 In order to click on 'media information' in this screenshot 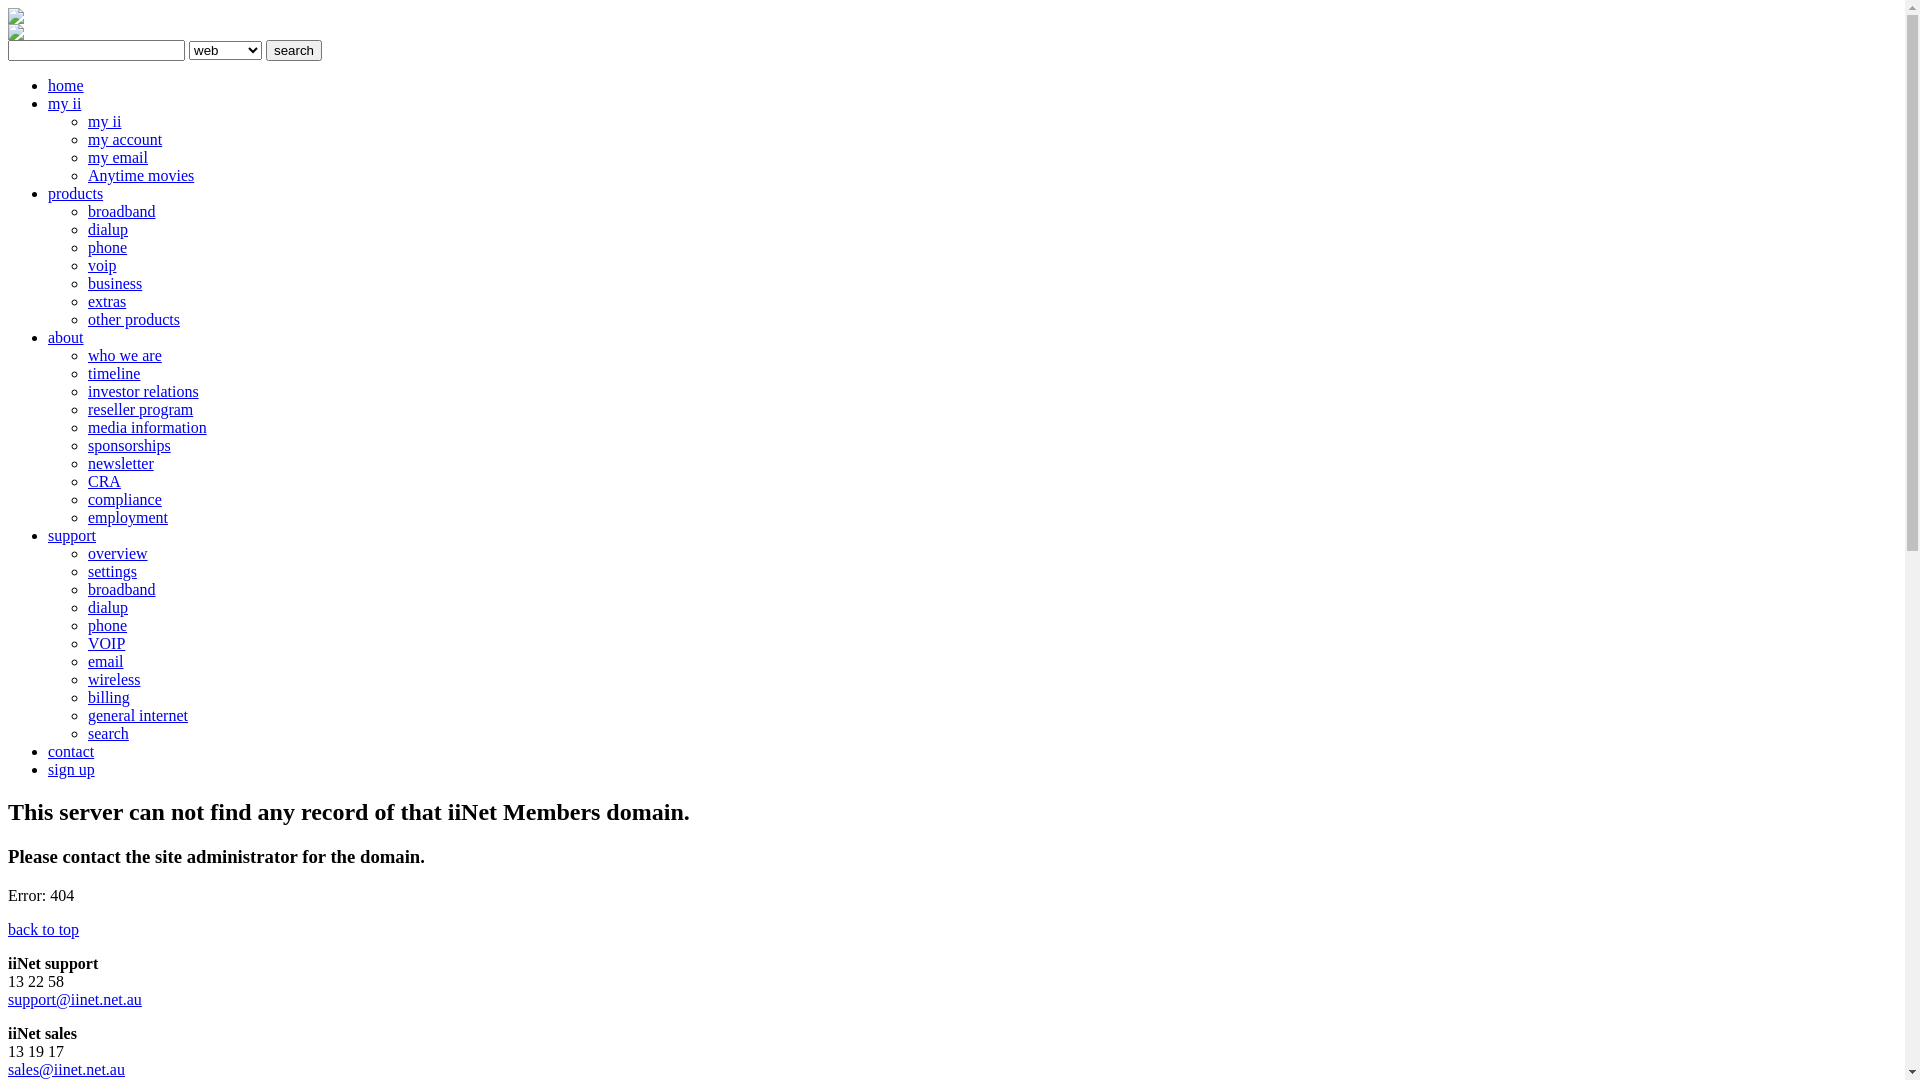, I will do `click(146, 426)`.